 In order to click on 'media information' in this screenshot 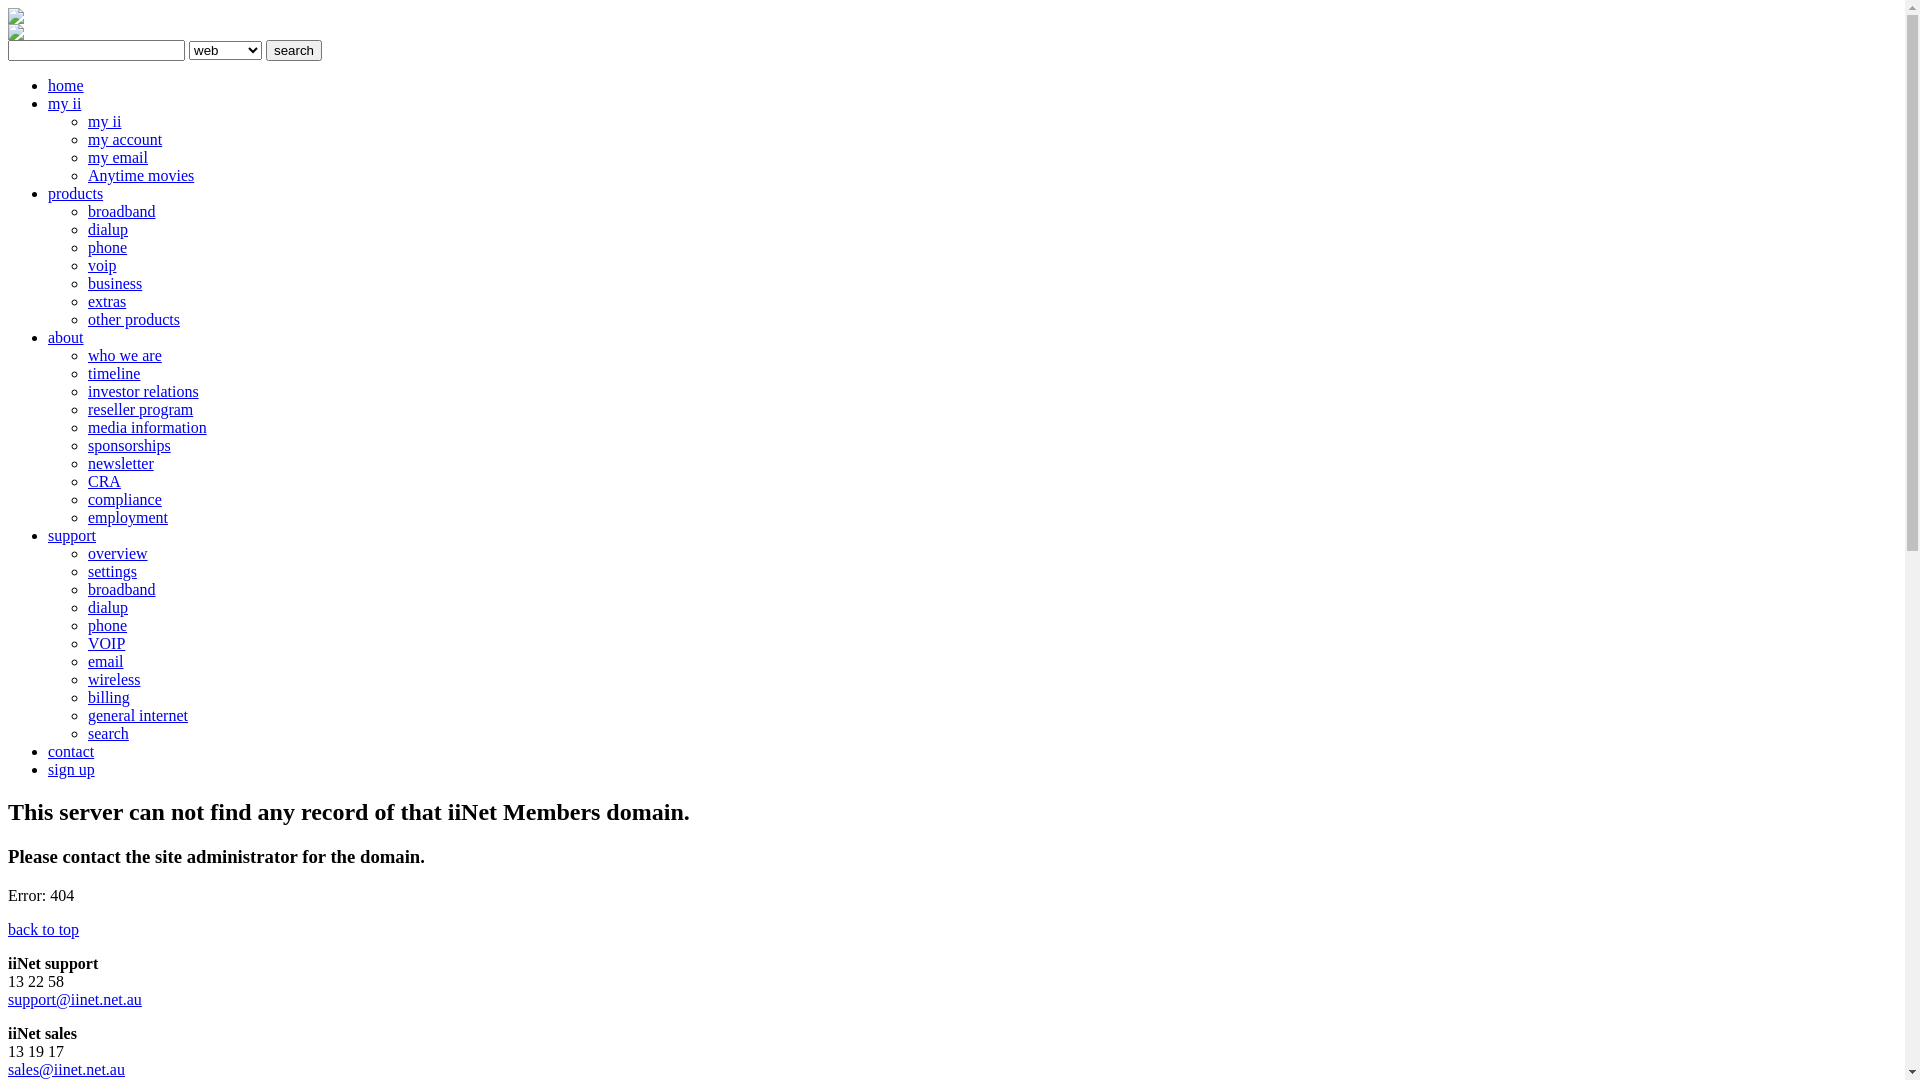, I will do `click(146, 426)`.